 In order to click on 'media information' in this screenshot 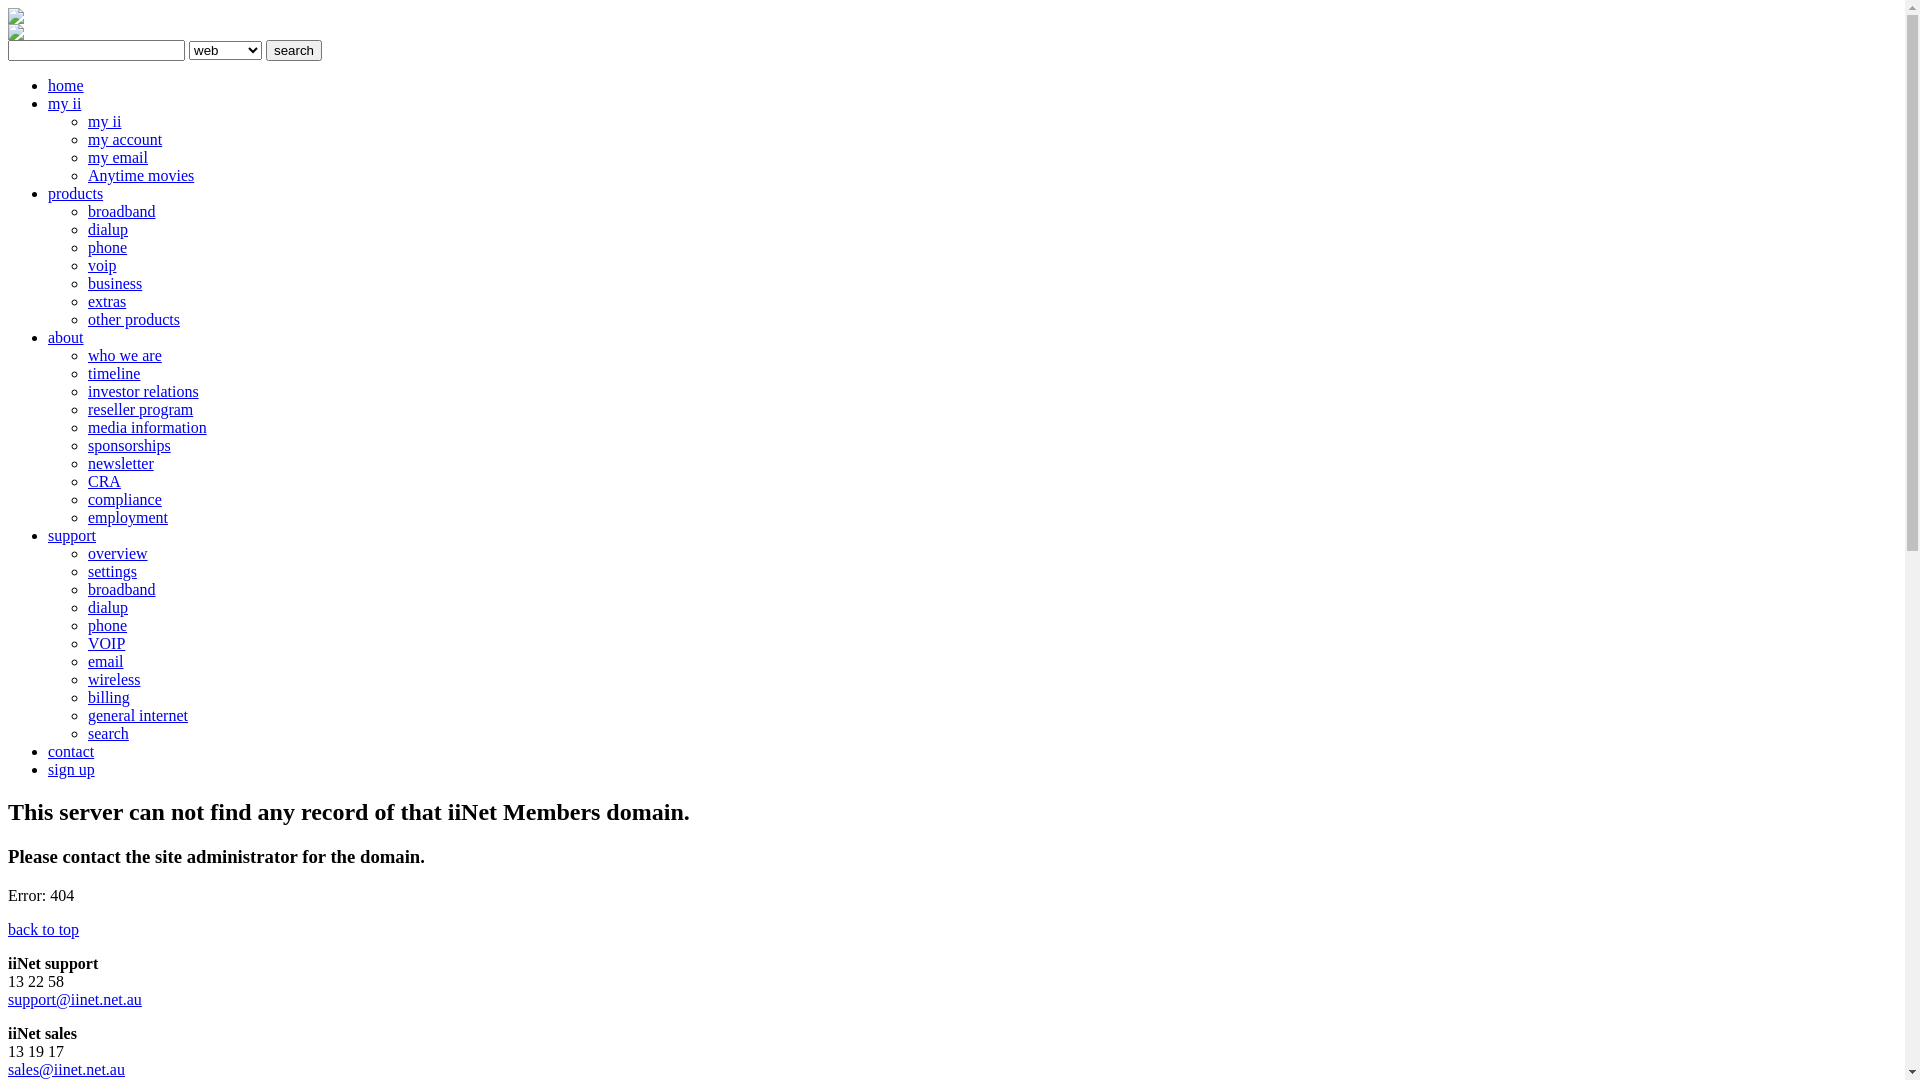, I will do `click(146, 426)`.